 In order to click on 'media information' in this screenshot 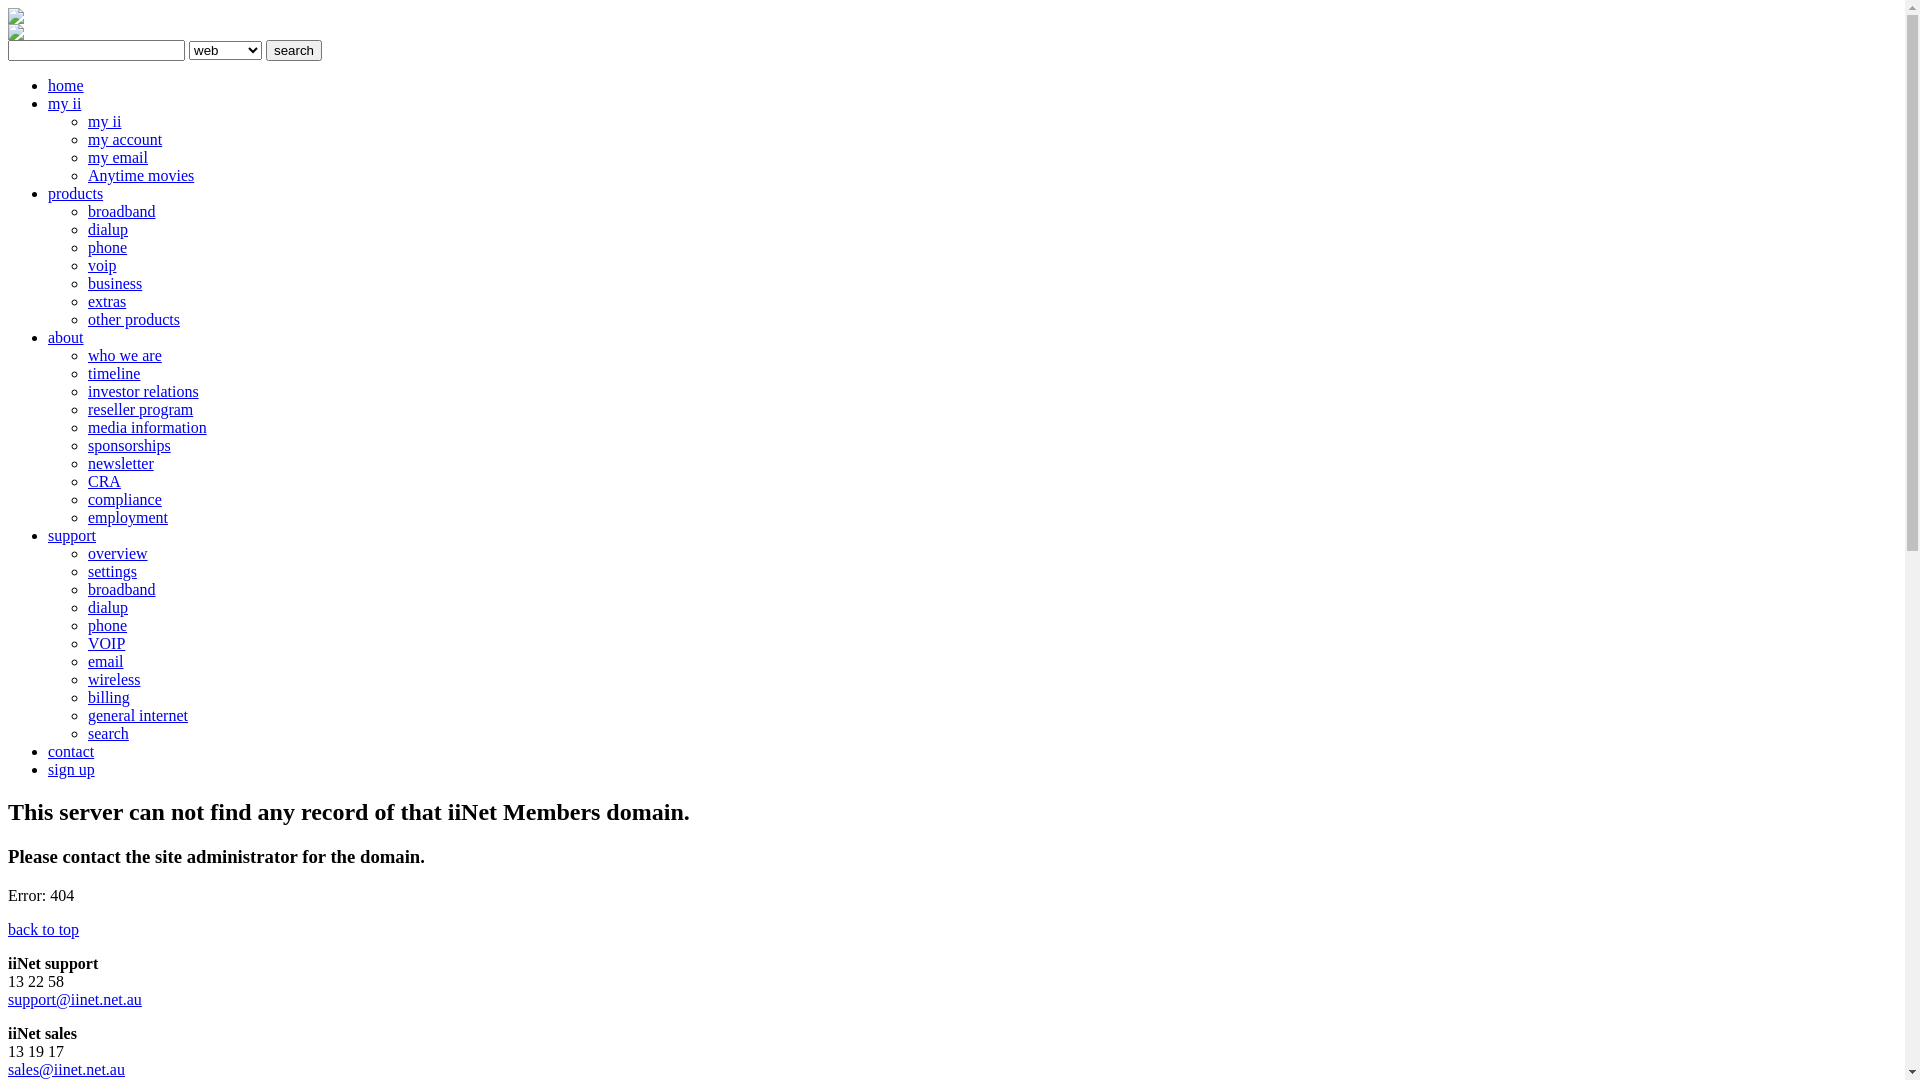, I will do `click(146, 426)`.